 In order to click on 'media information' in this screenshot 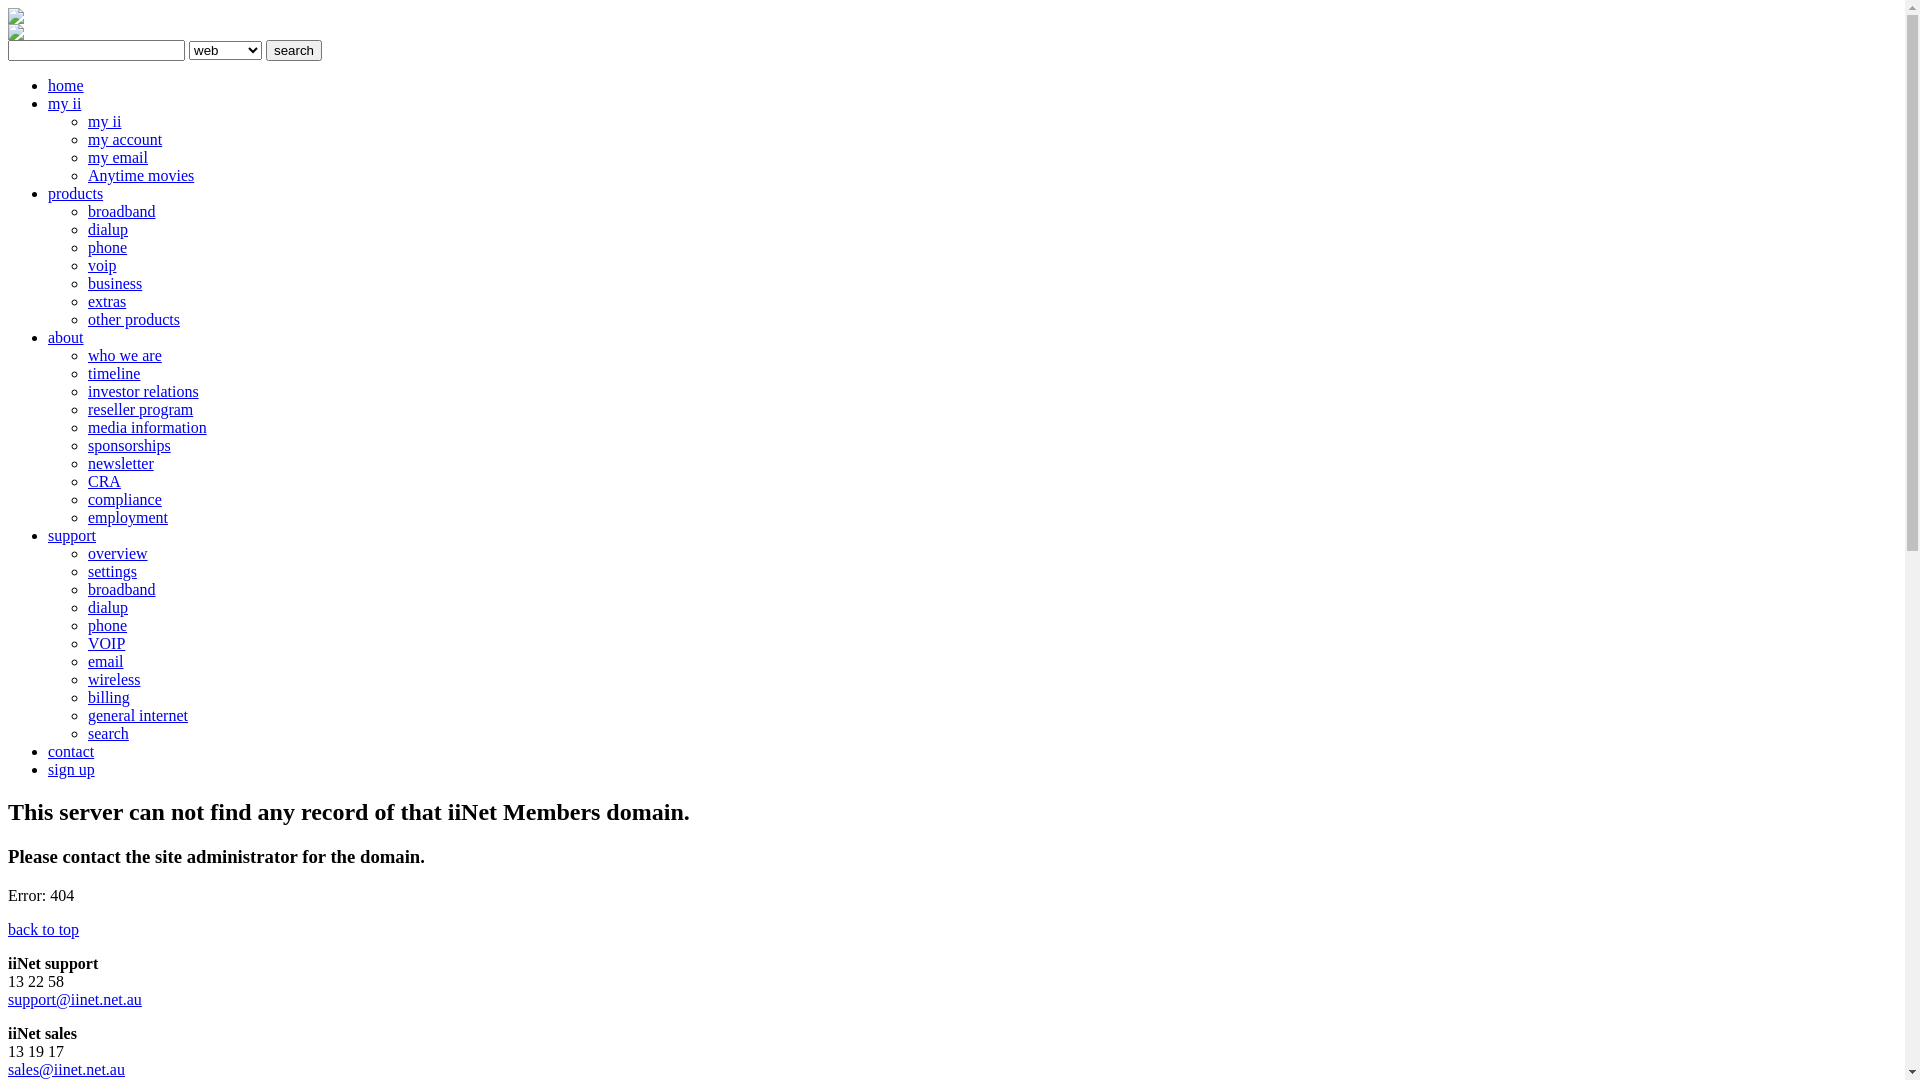, I will do `click(146, 426)`.